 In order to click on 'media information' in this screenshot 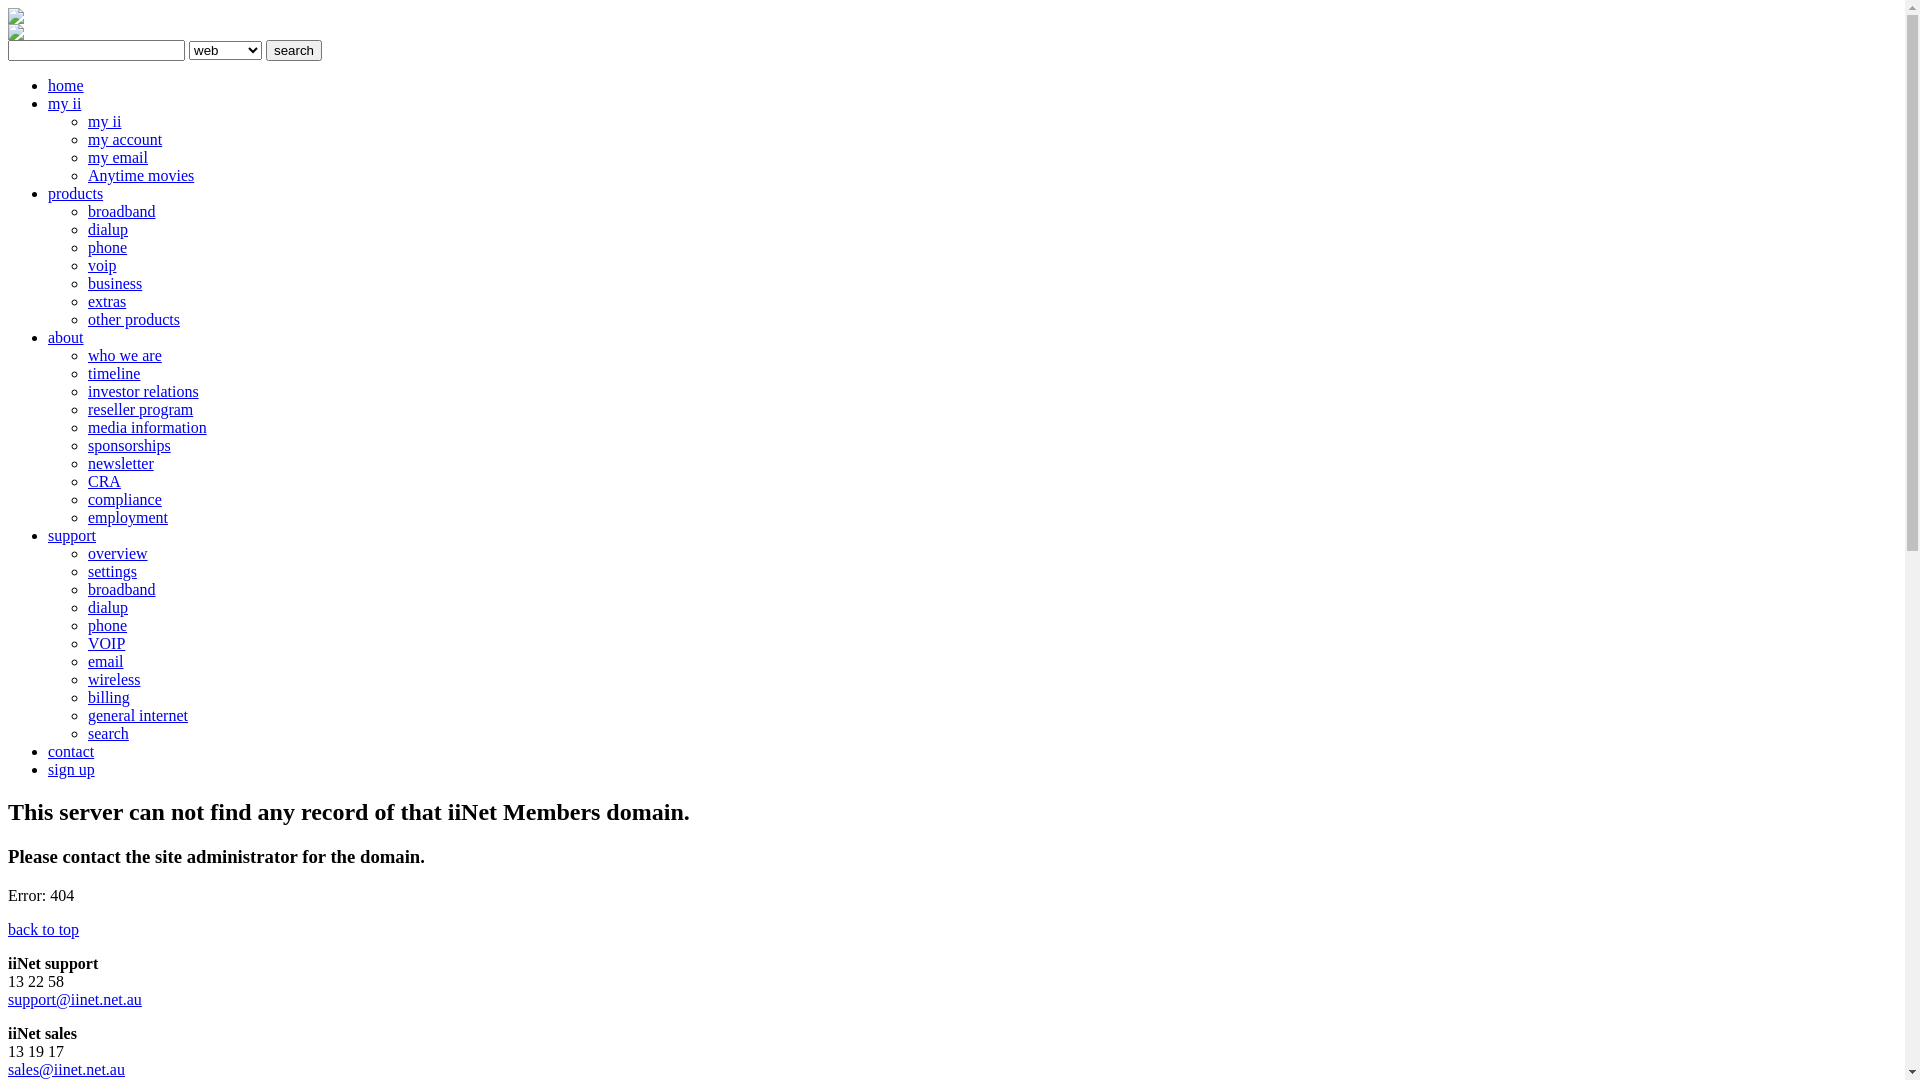, I will do `click(146, 426)`.